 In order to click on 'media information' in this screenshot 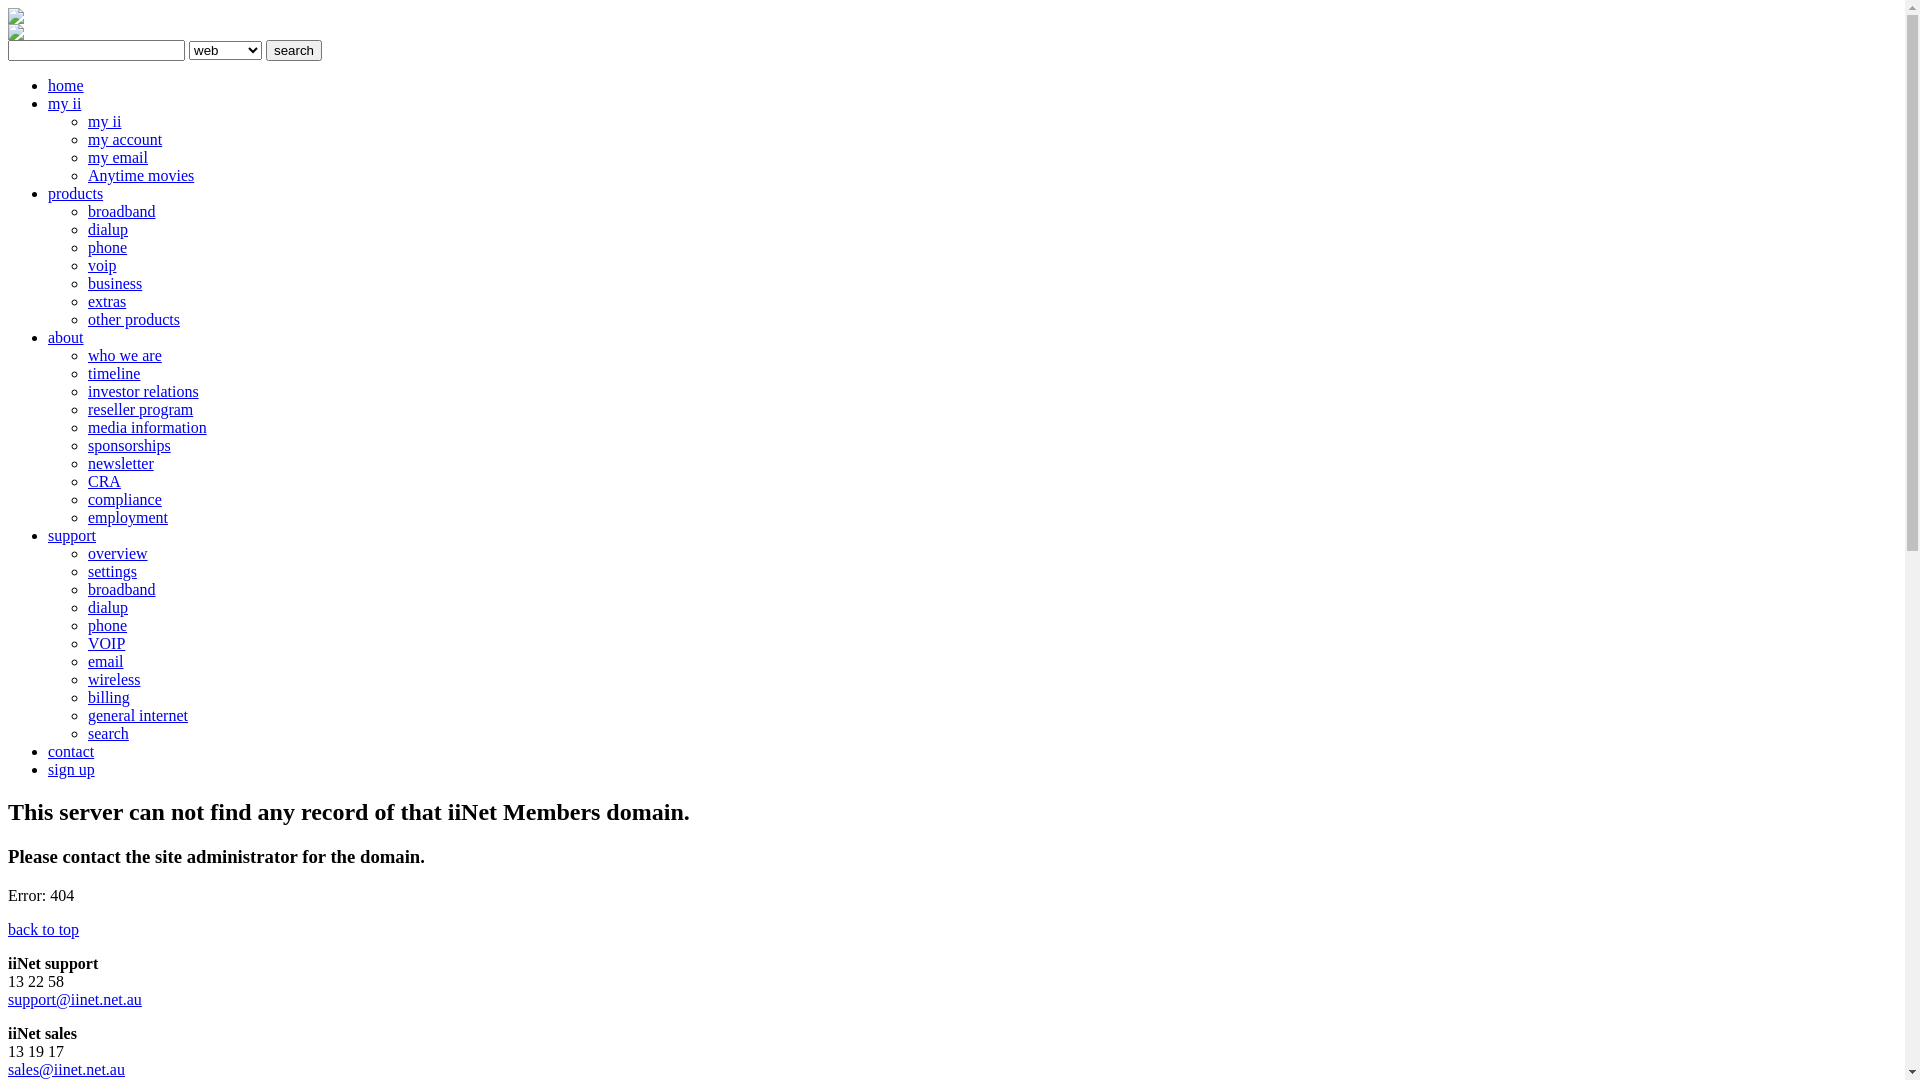, I will do `click(146, 426)`.